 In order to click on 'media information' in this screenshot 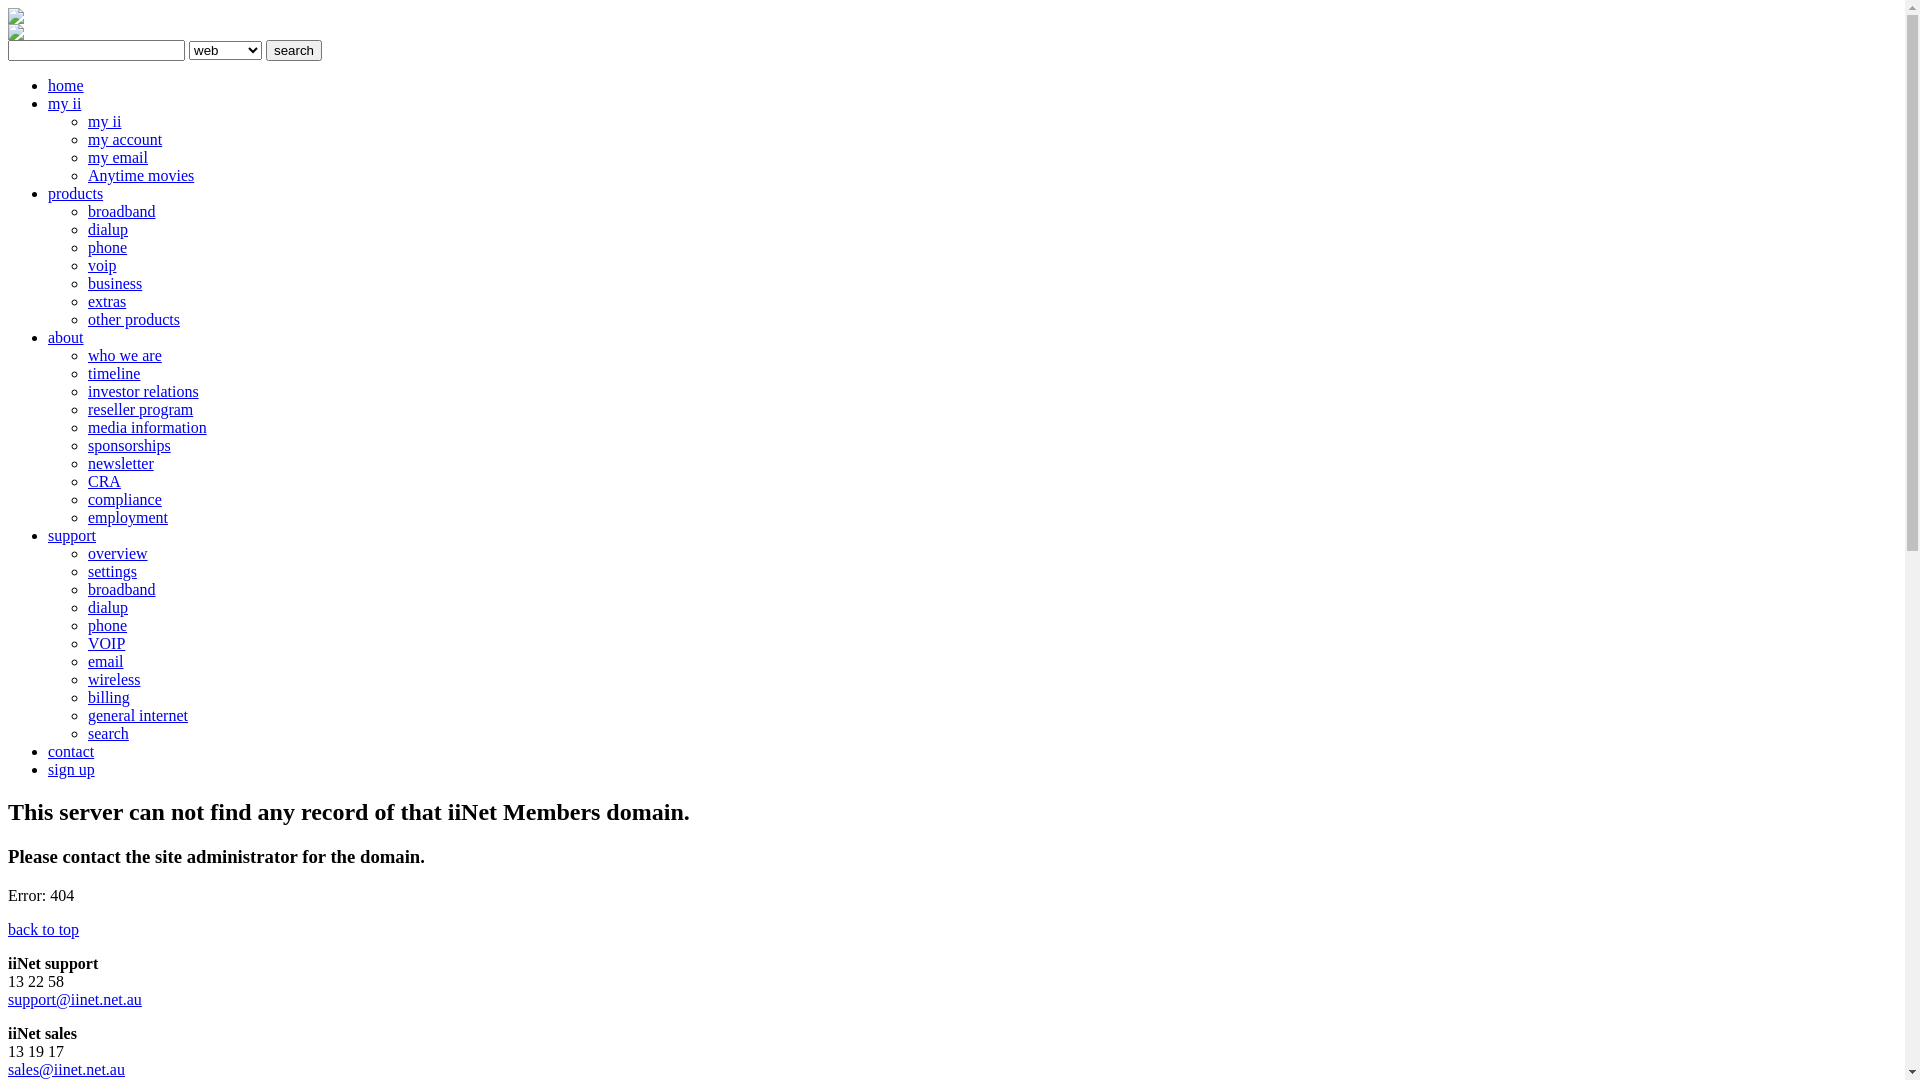, I will do `click(146, 426)`.